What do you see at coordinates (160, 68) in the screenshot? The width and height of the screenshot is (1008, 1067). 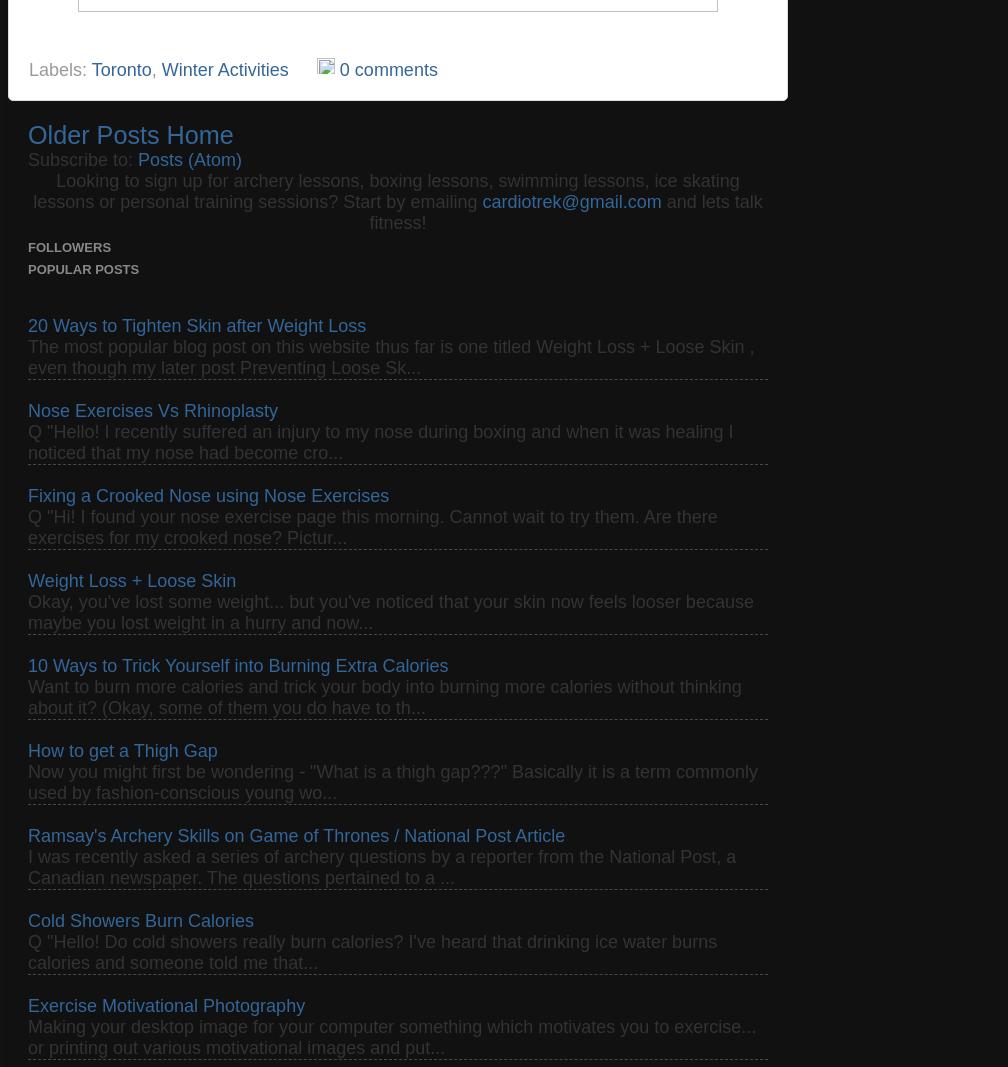 I see `'Winter Activities'` at bounding box center [160, 68].